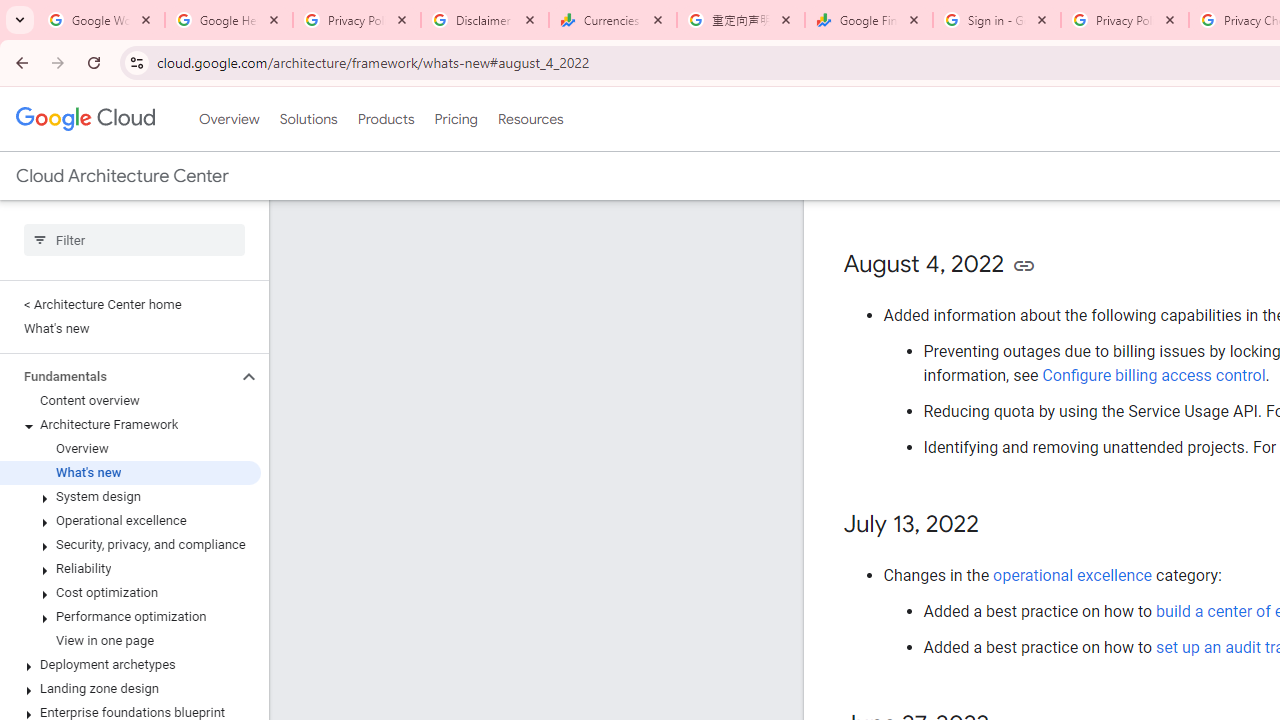  Describe the element at coordinates (129, 688) in the screenshot. I see `'Landing zone design'` at that location.